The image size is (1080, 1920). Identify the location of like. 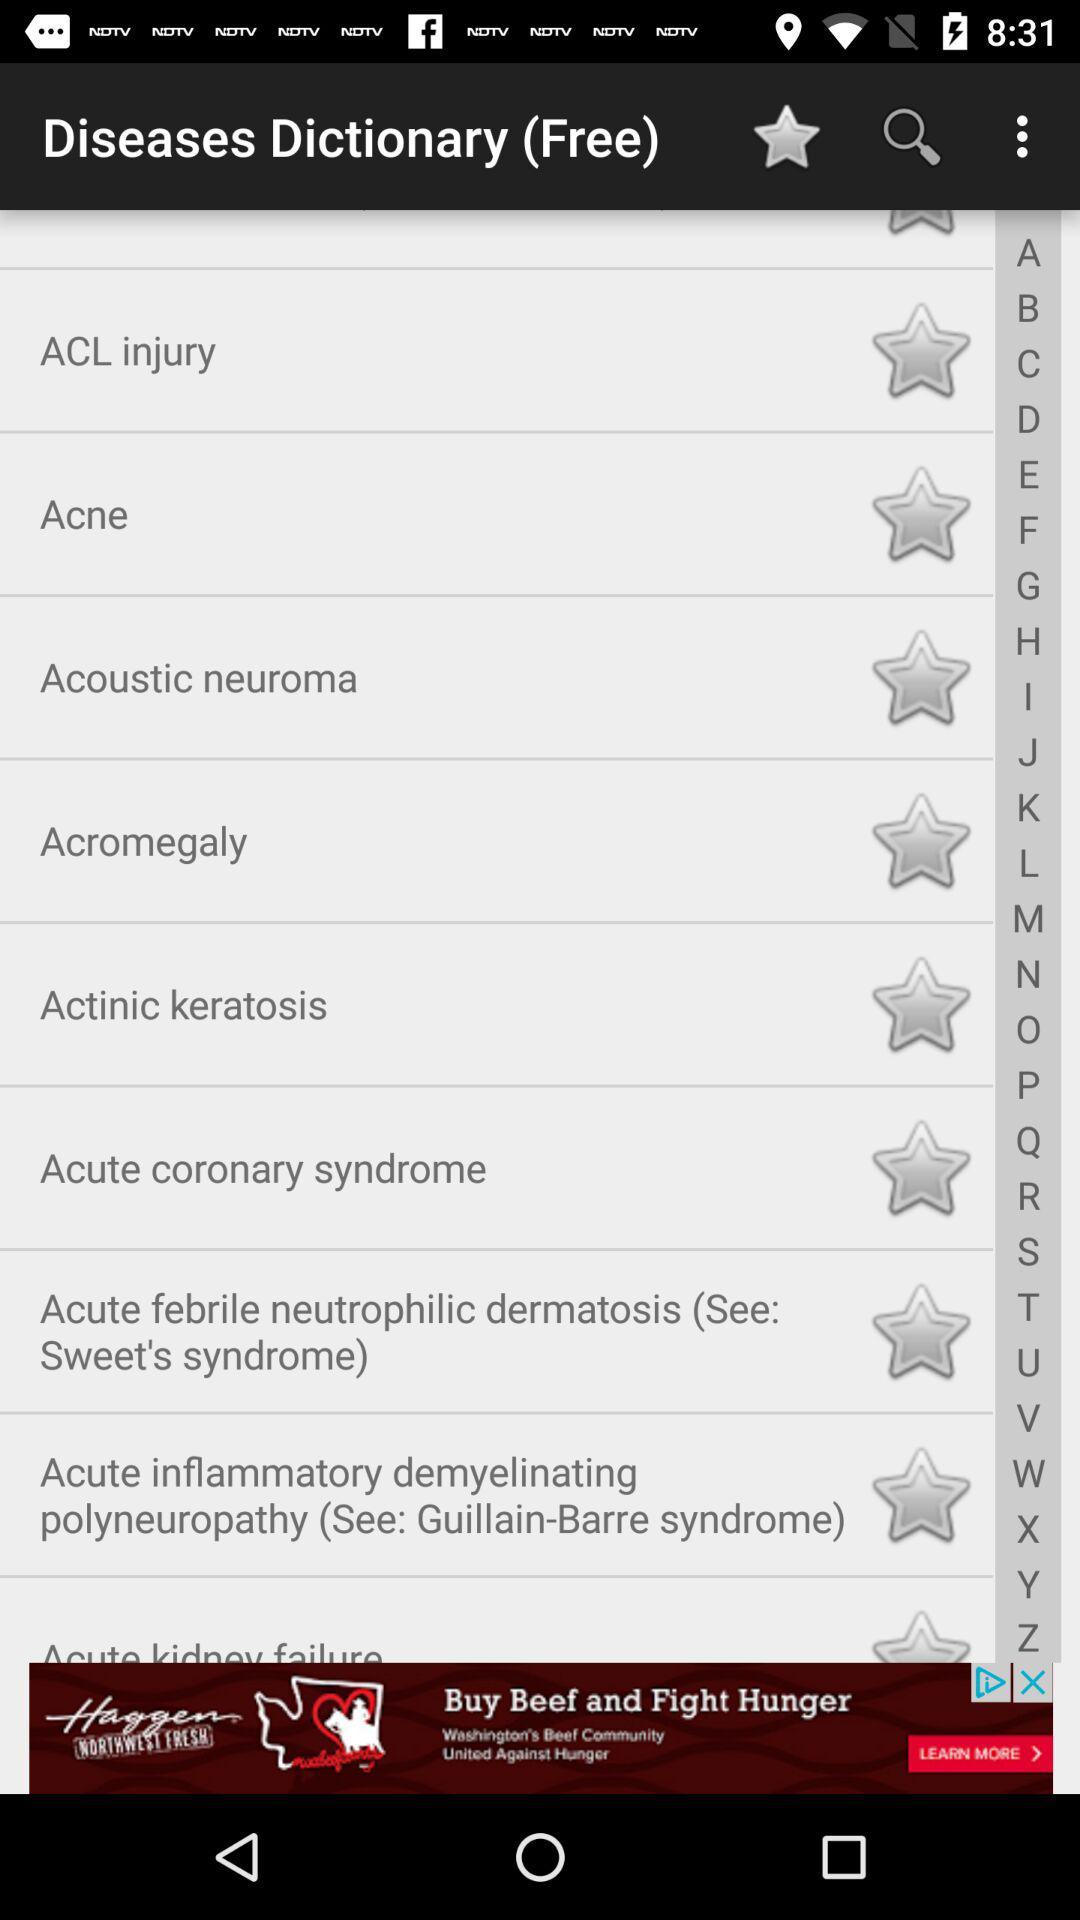
(920, 1628).